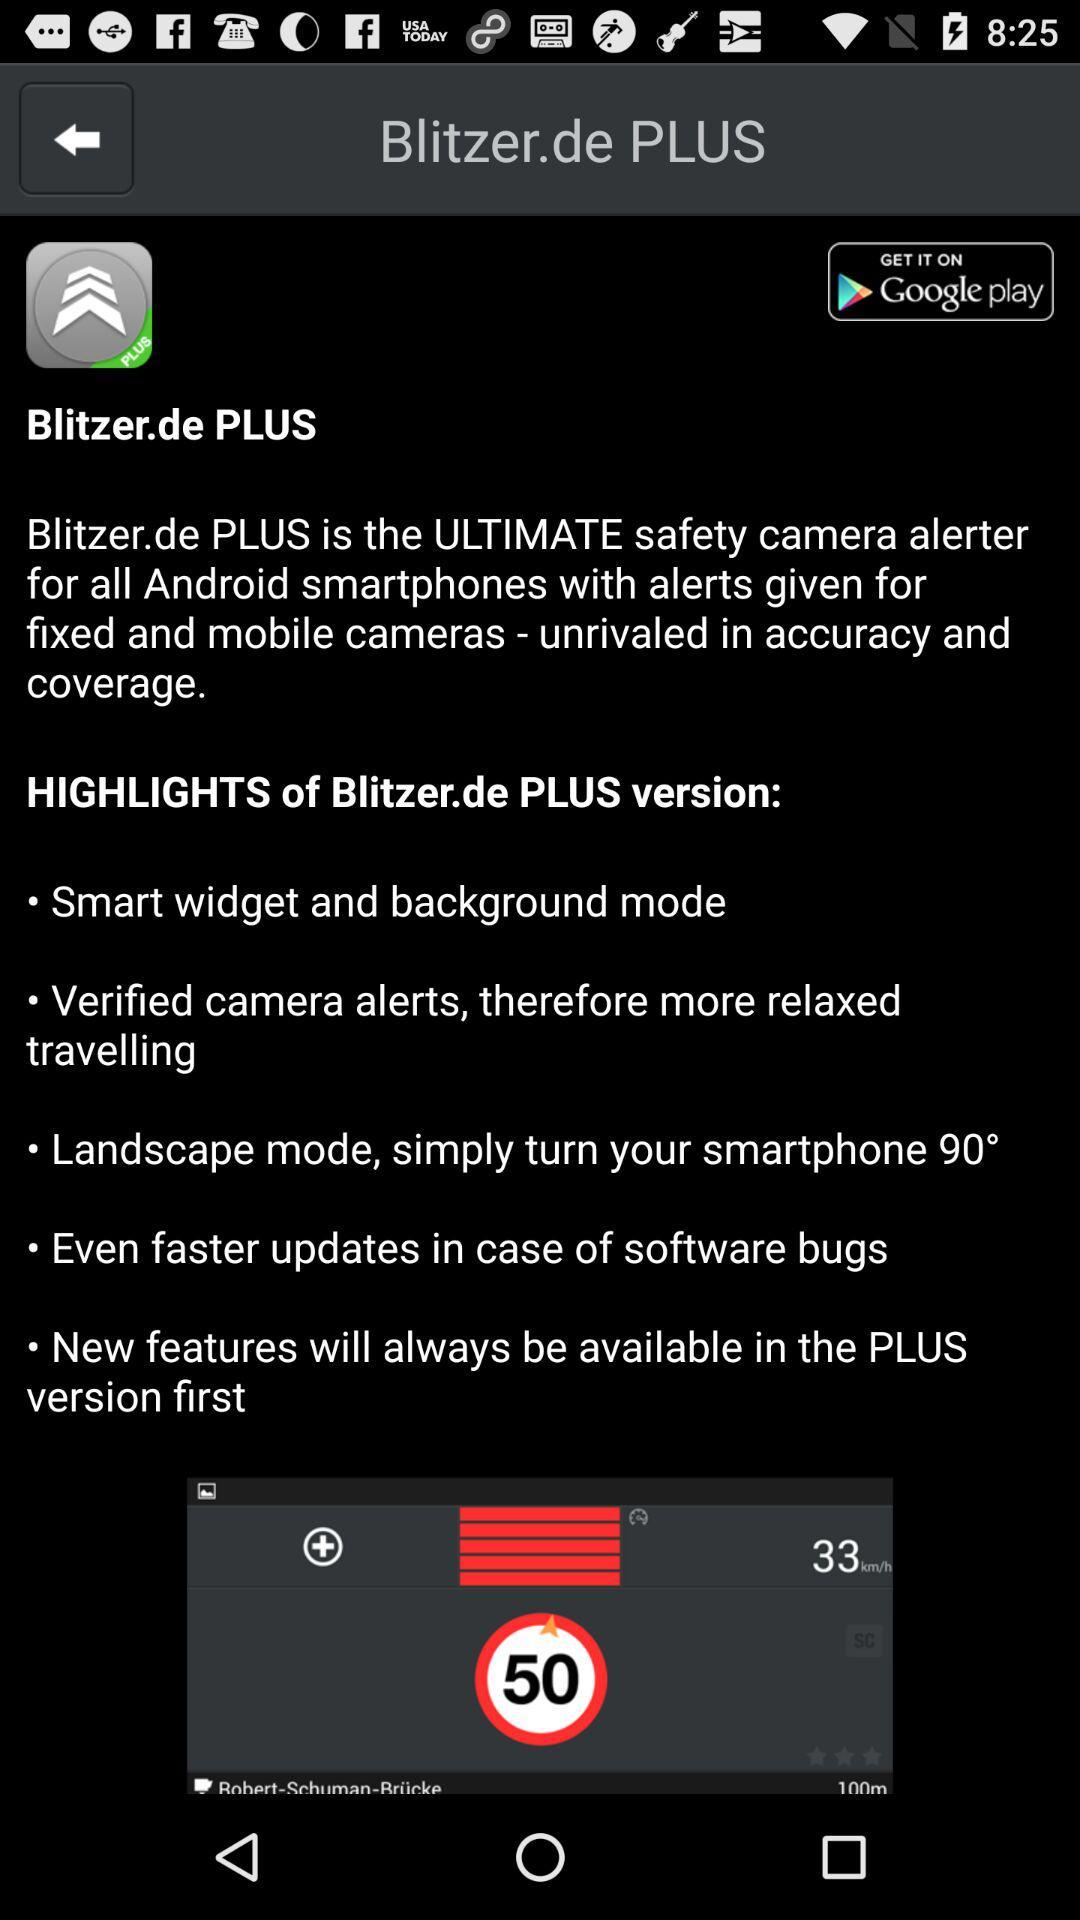  What do you see at coordinates (75, 138) in the screenshot?
I see `the app next to blitzer.de plus app` at bounding box center [75, 138].